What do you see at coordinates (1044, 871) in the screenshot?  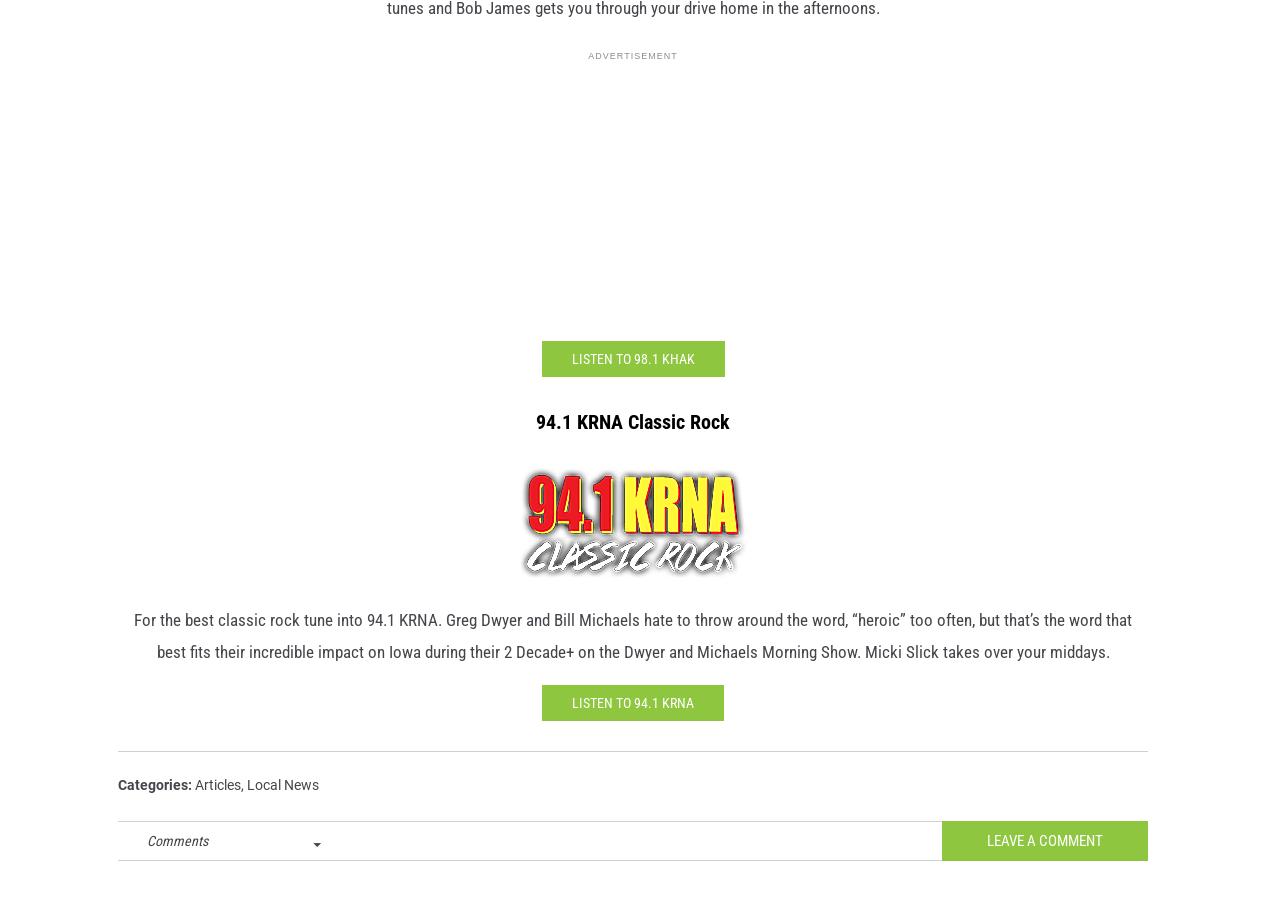 I see `'Leave A Comment'` at bounding box center [1044, 871].